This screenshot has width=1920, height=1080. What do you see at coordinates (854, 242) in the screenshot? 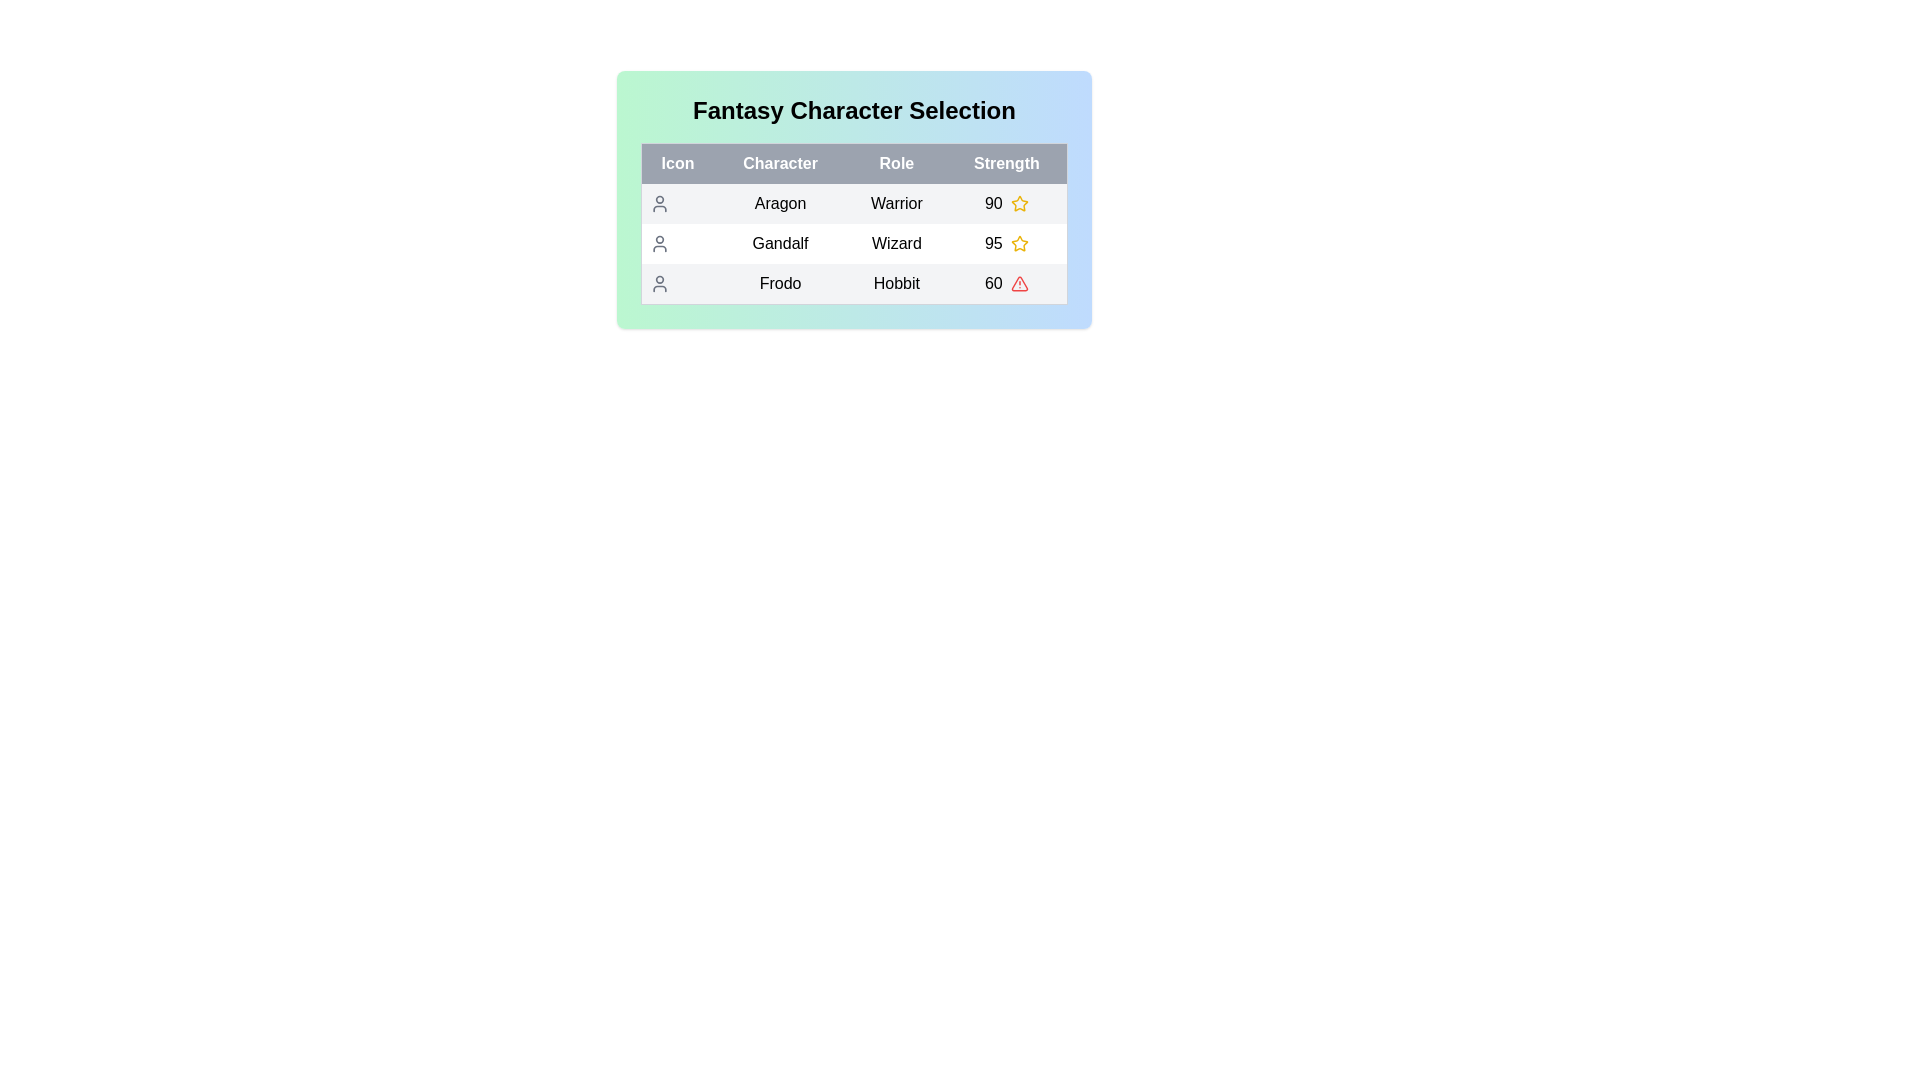
I see `the row corresponding to Gandalf to select the character` at bounding box center [854, 242].